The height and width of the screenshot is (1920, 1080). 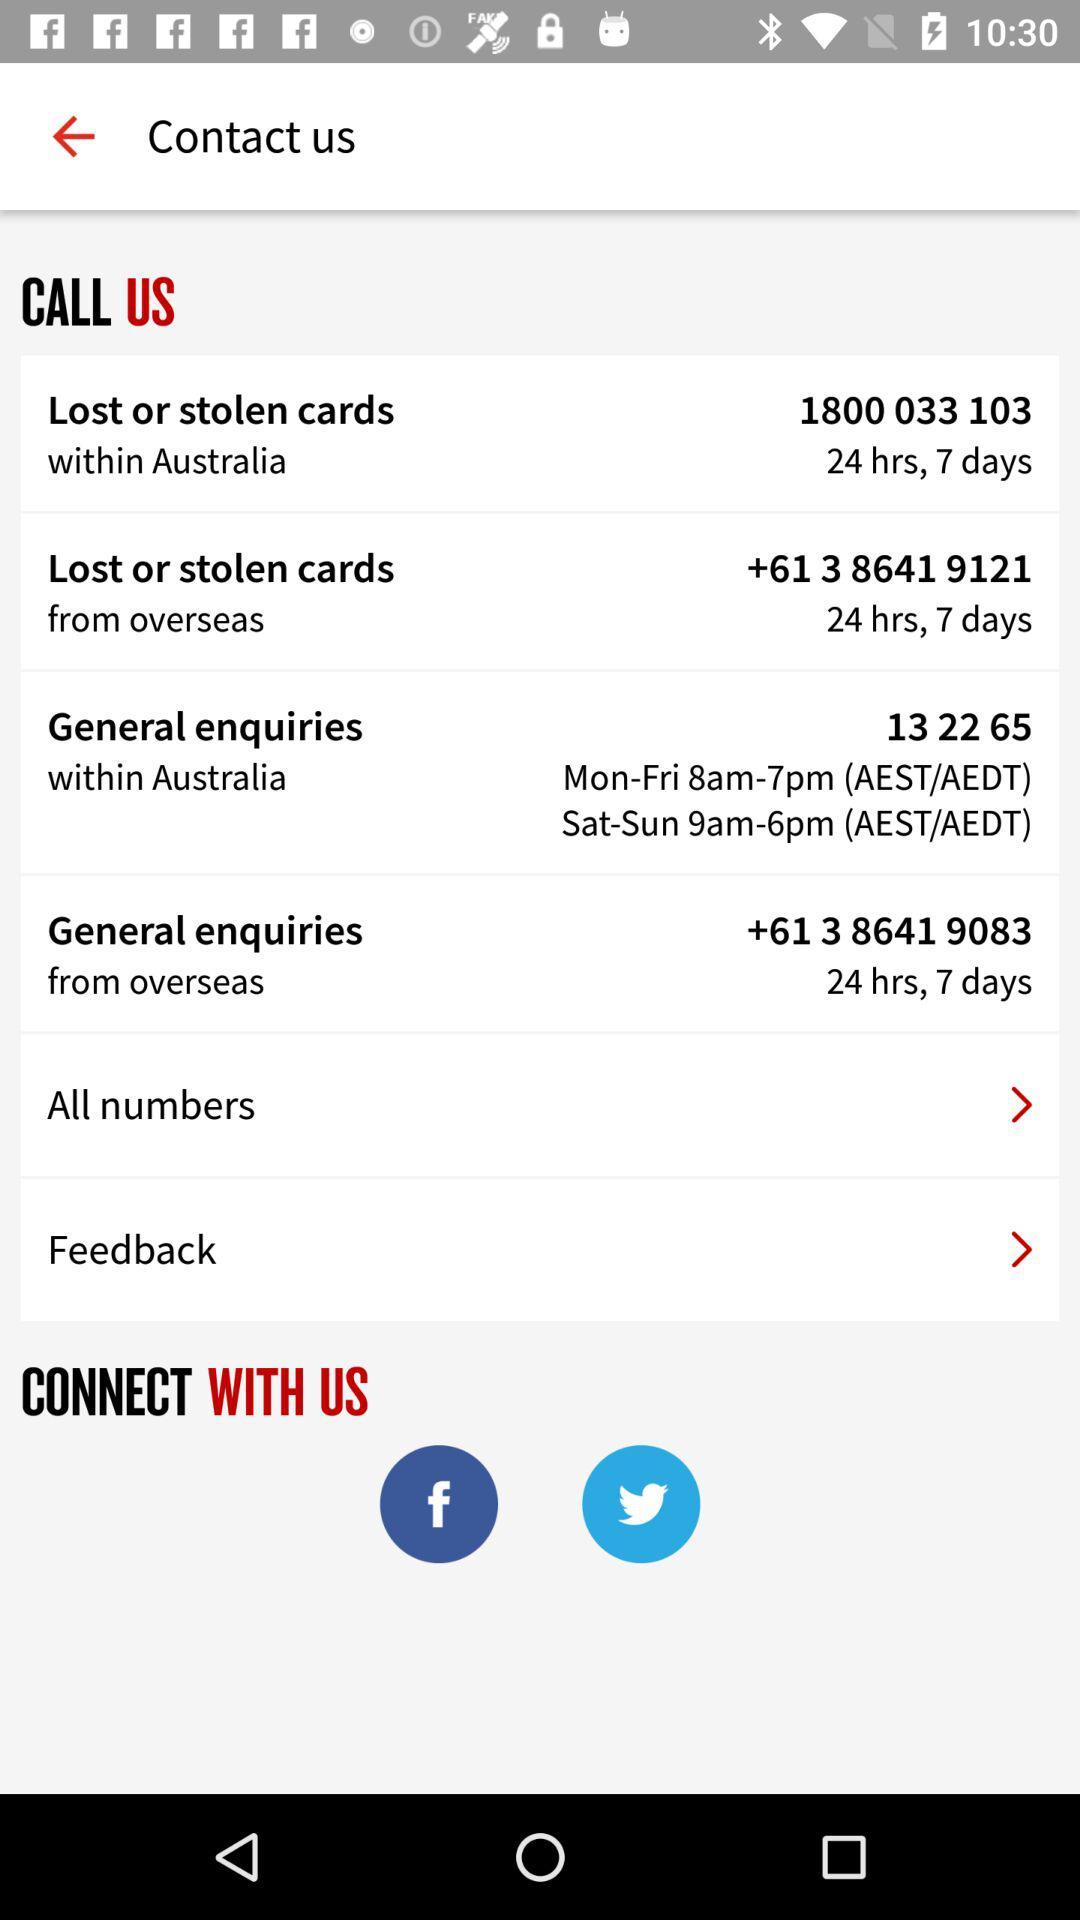 I want to click on twitter icon at the bottom of the page, so click(x=641, y=1504).